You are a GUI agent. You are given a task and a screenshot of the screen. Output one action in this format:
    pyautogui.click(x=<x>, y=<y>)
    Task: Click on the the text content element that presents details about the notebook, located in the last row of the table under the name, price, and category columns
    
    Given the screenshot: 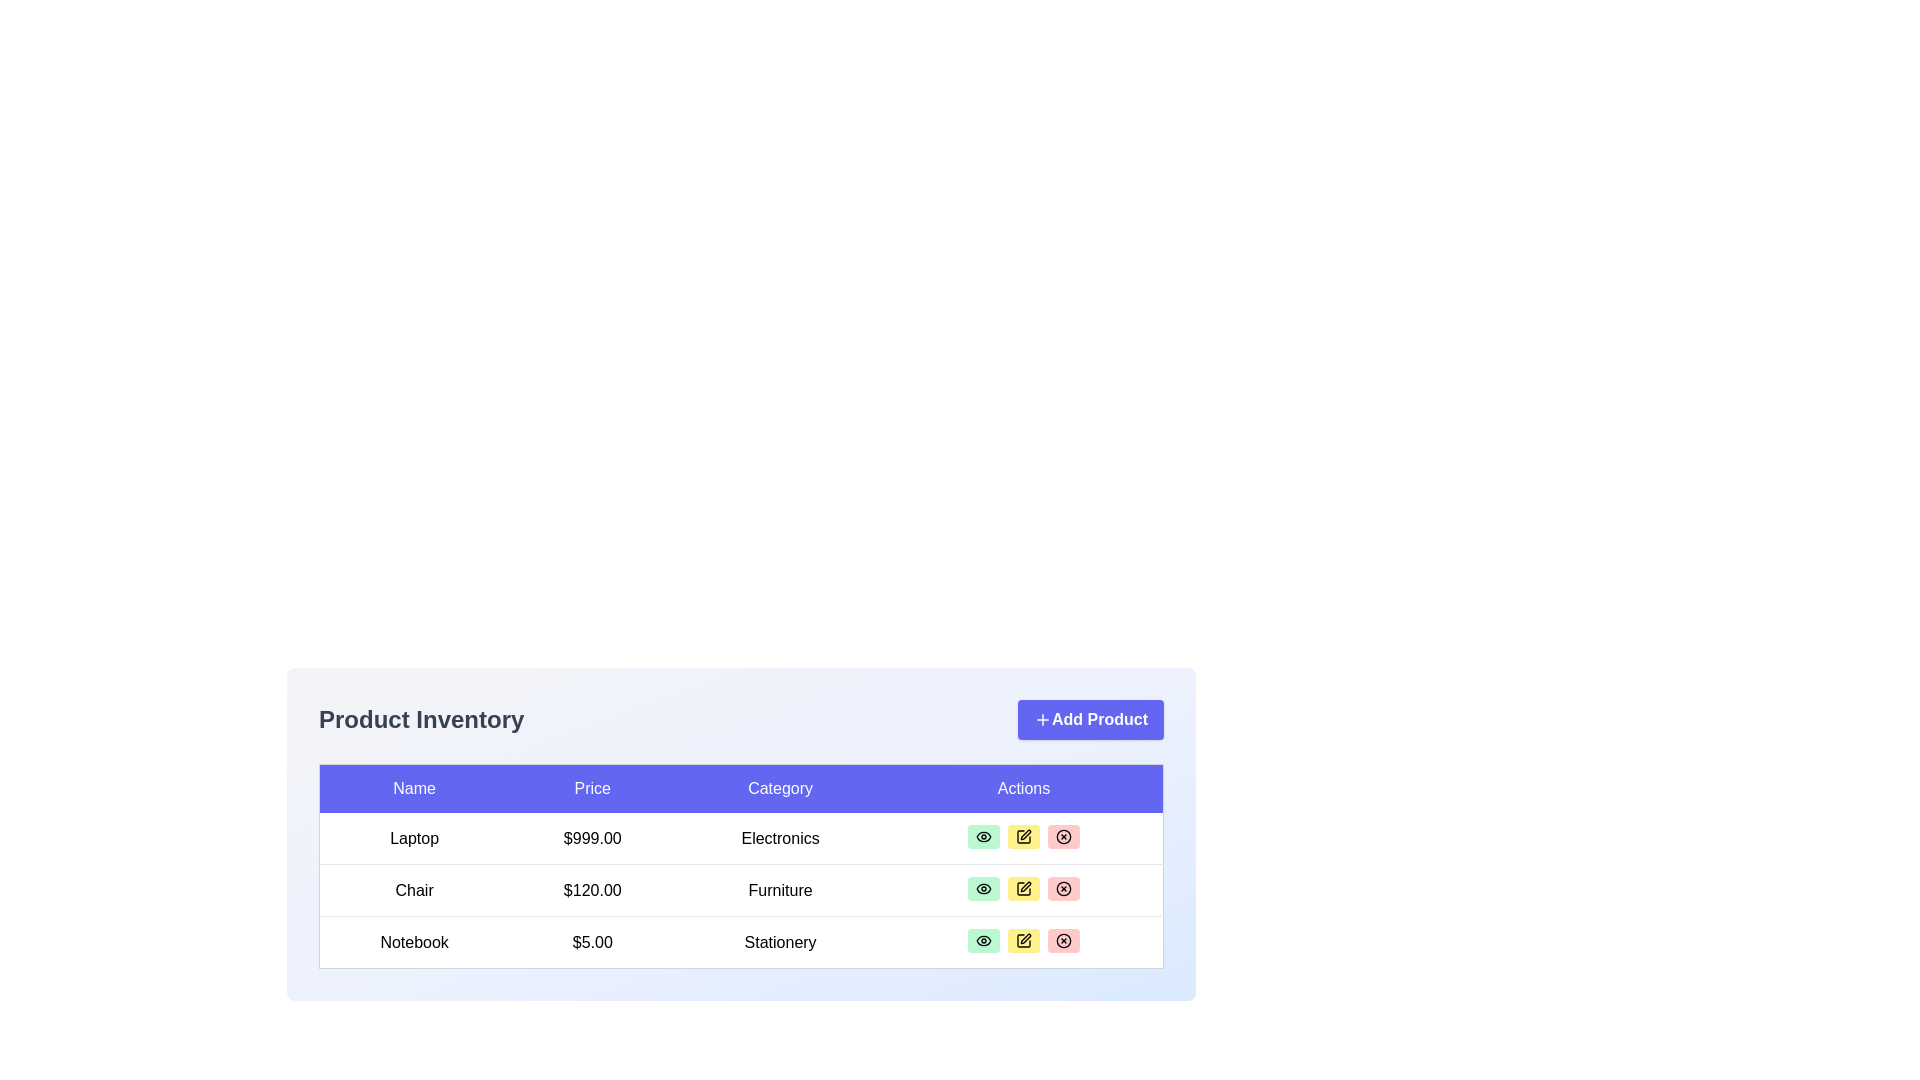 What is the action you would take?
    pyautogui.click(x=740, y=942)
    